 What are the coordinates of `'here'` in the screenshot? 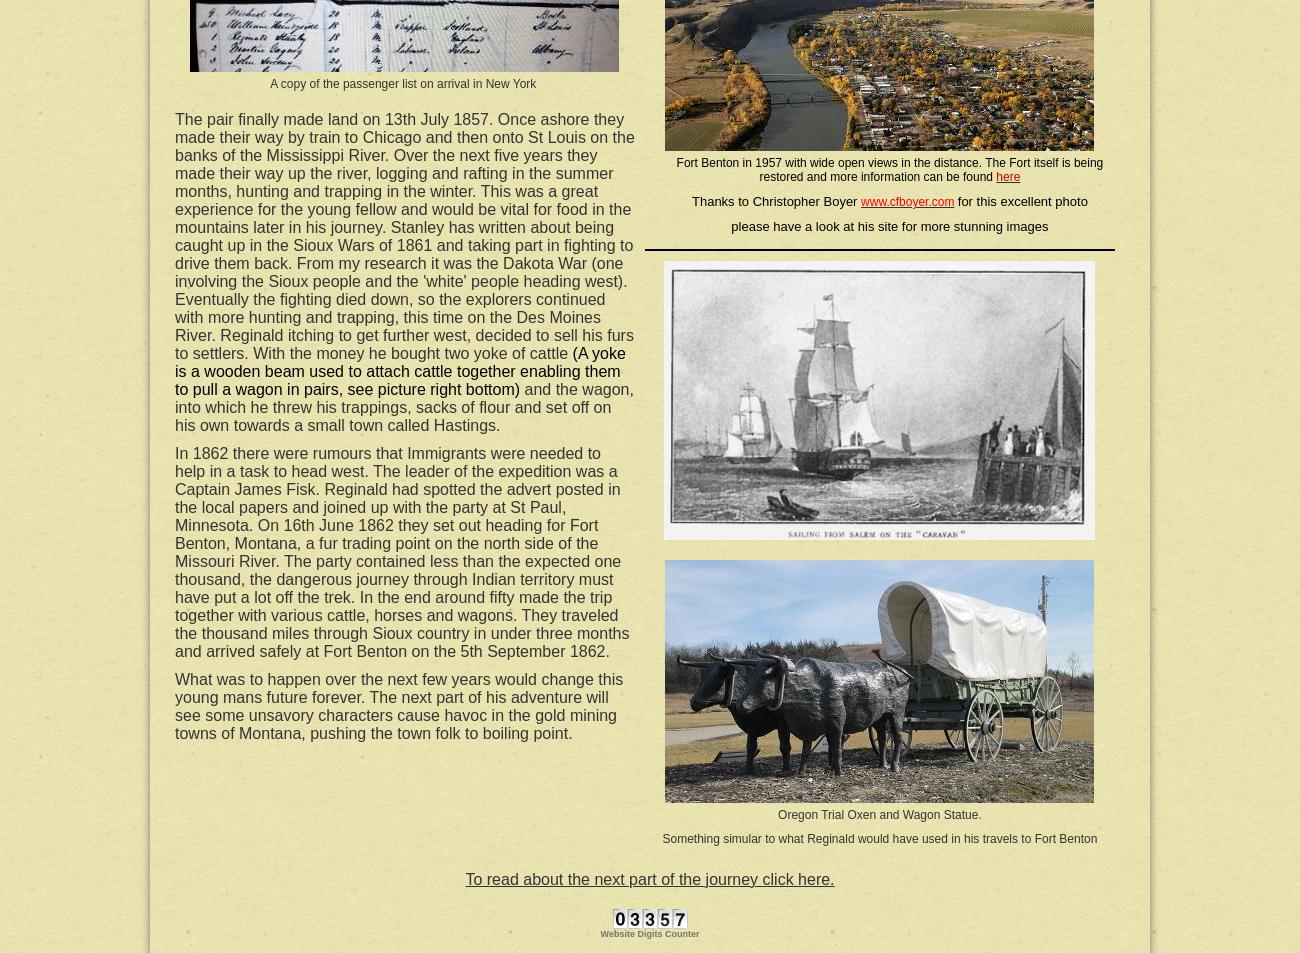 It's located at (995, 175).